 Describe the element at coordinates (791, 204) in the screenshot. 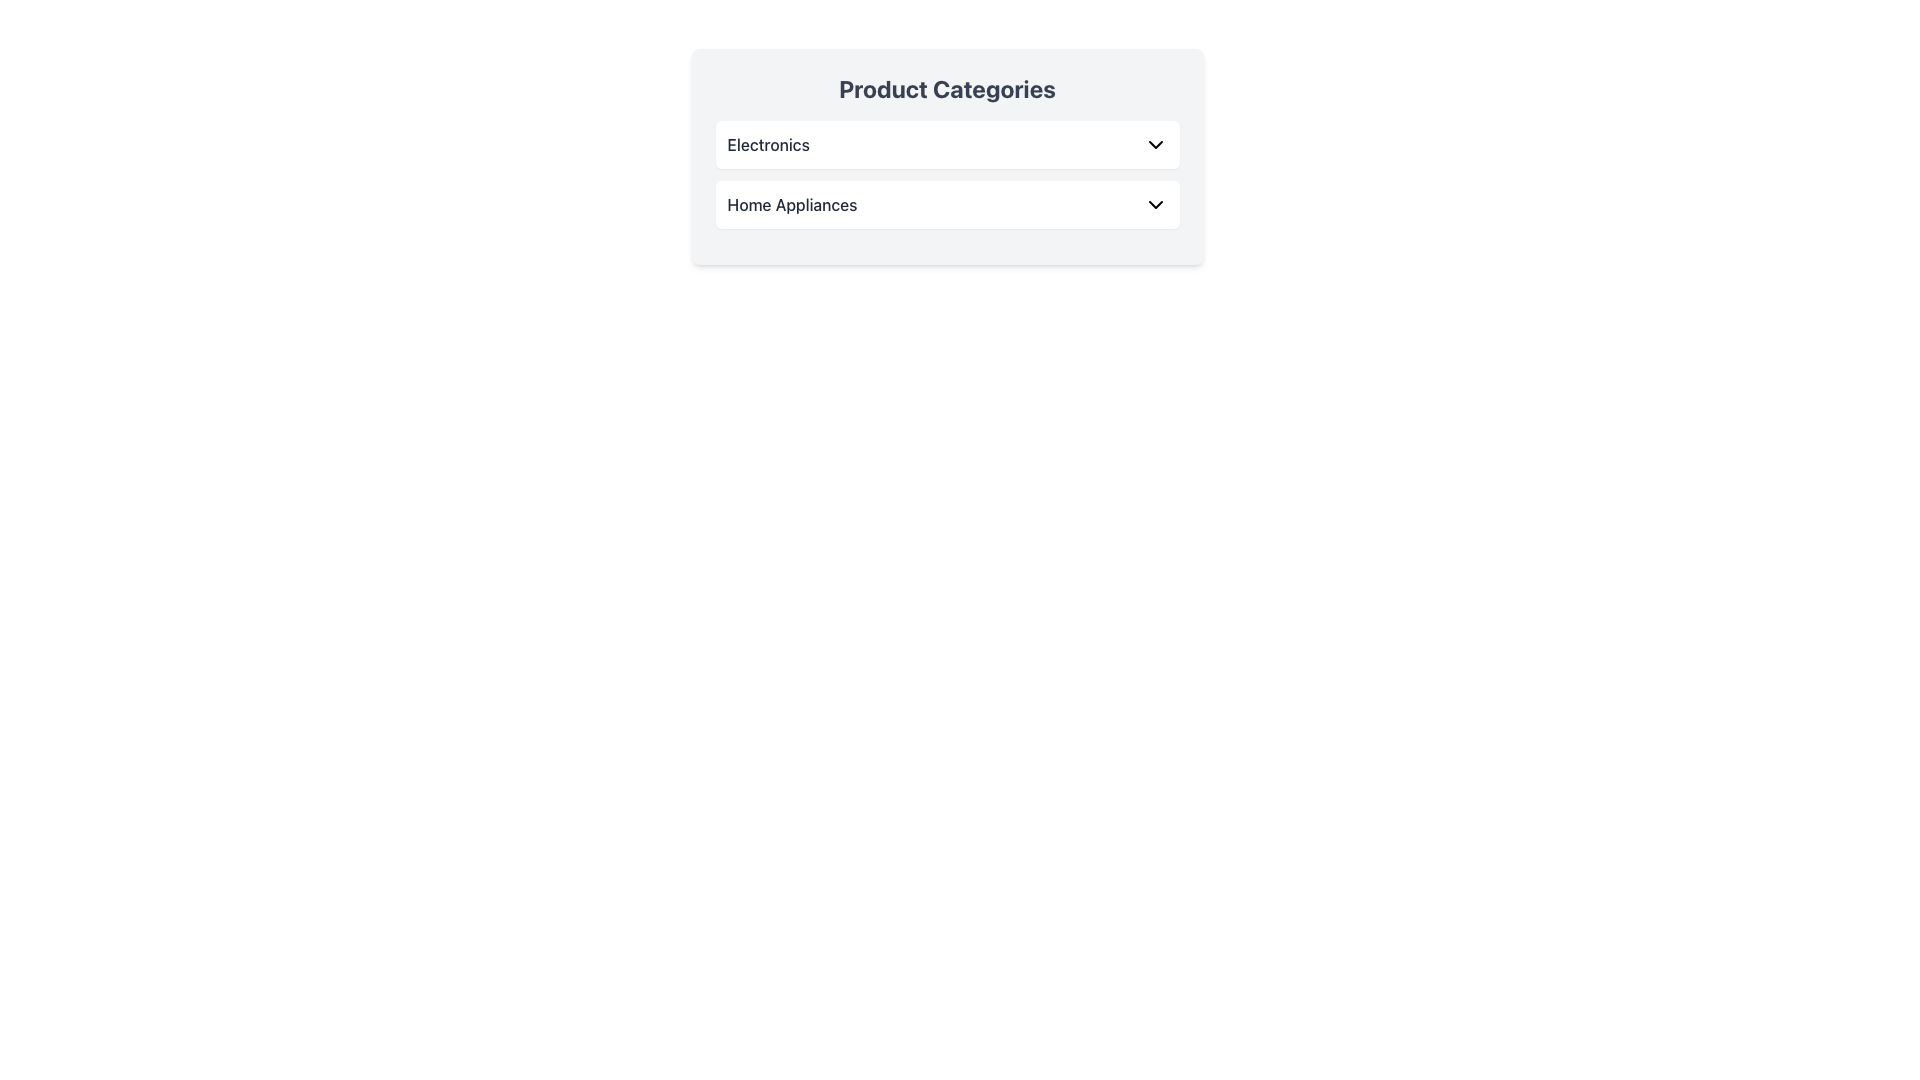

I see `the 'Home Appliances' text label located in the dropdown section titled 'Product Categories'` at that location.